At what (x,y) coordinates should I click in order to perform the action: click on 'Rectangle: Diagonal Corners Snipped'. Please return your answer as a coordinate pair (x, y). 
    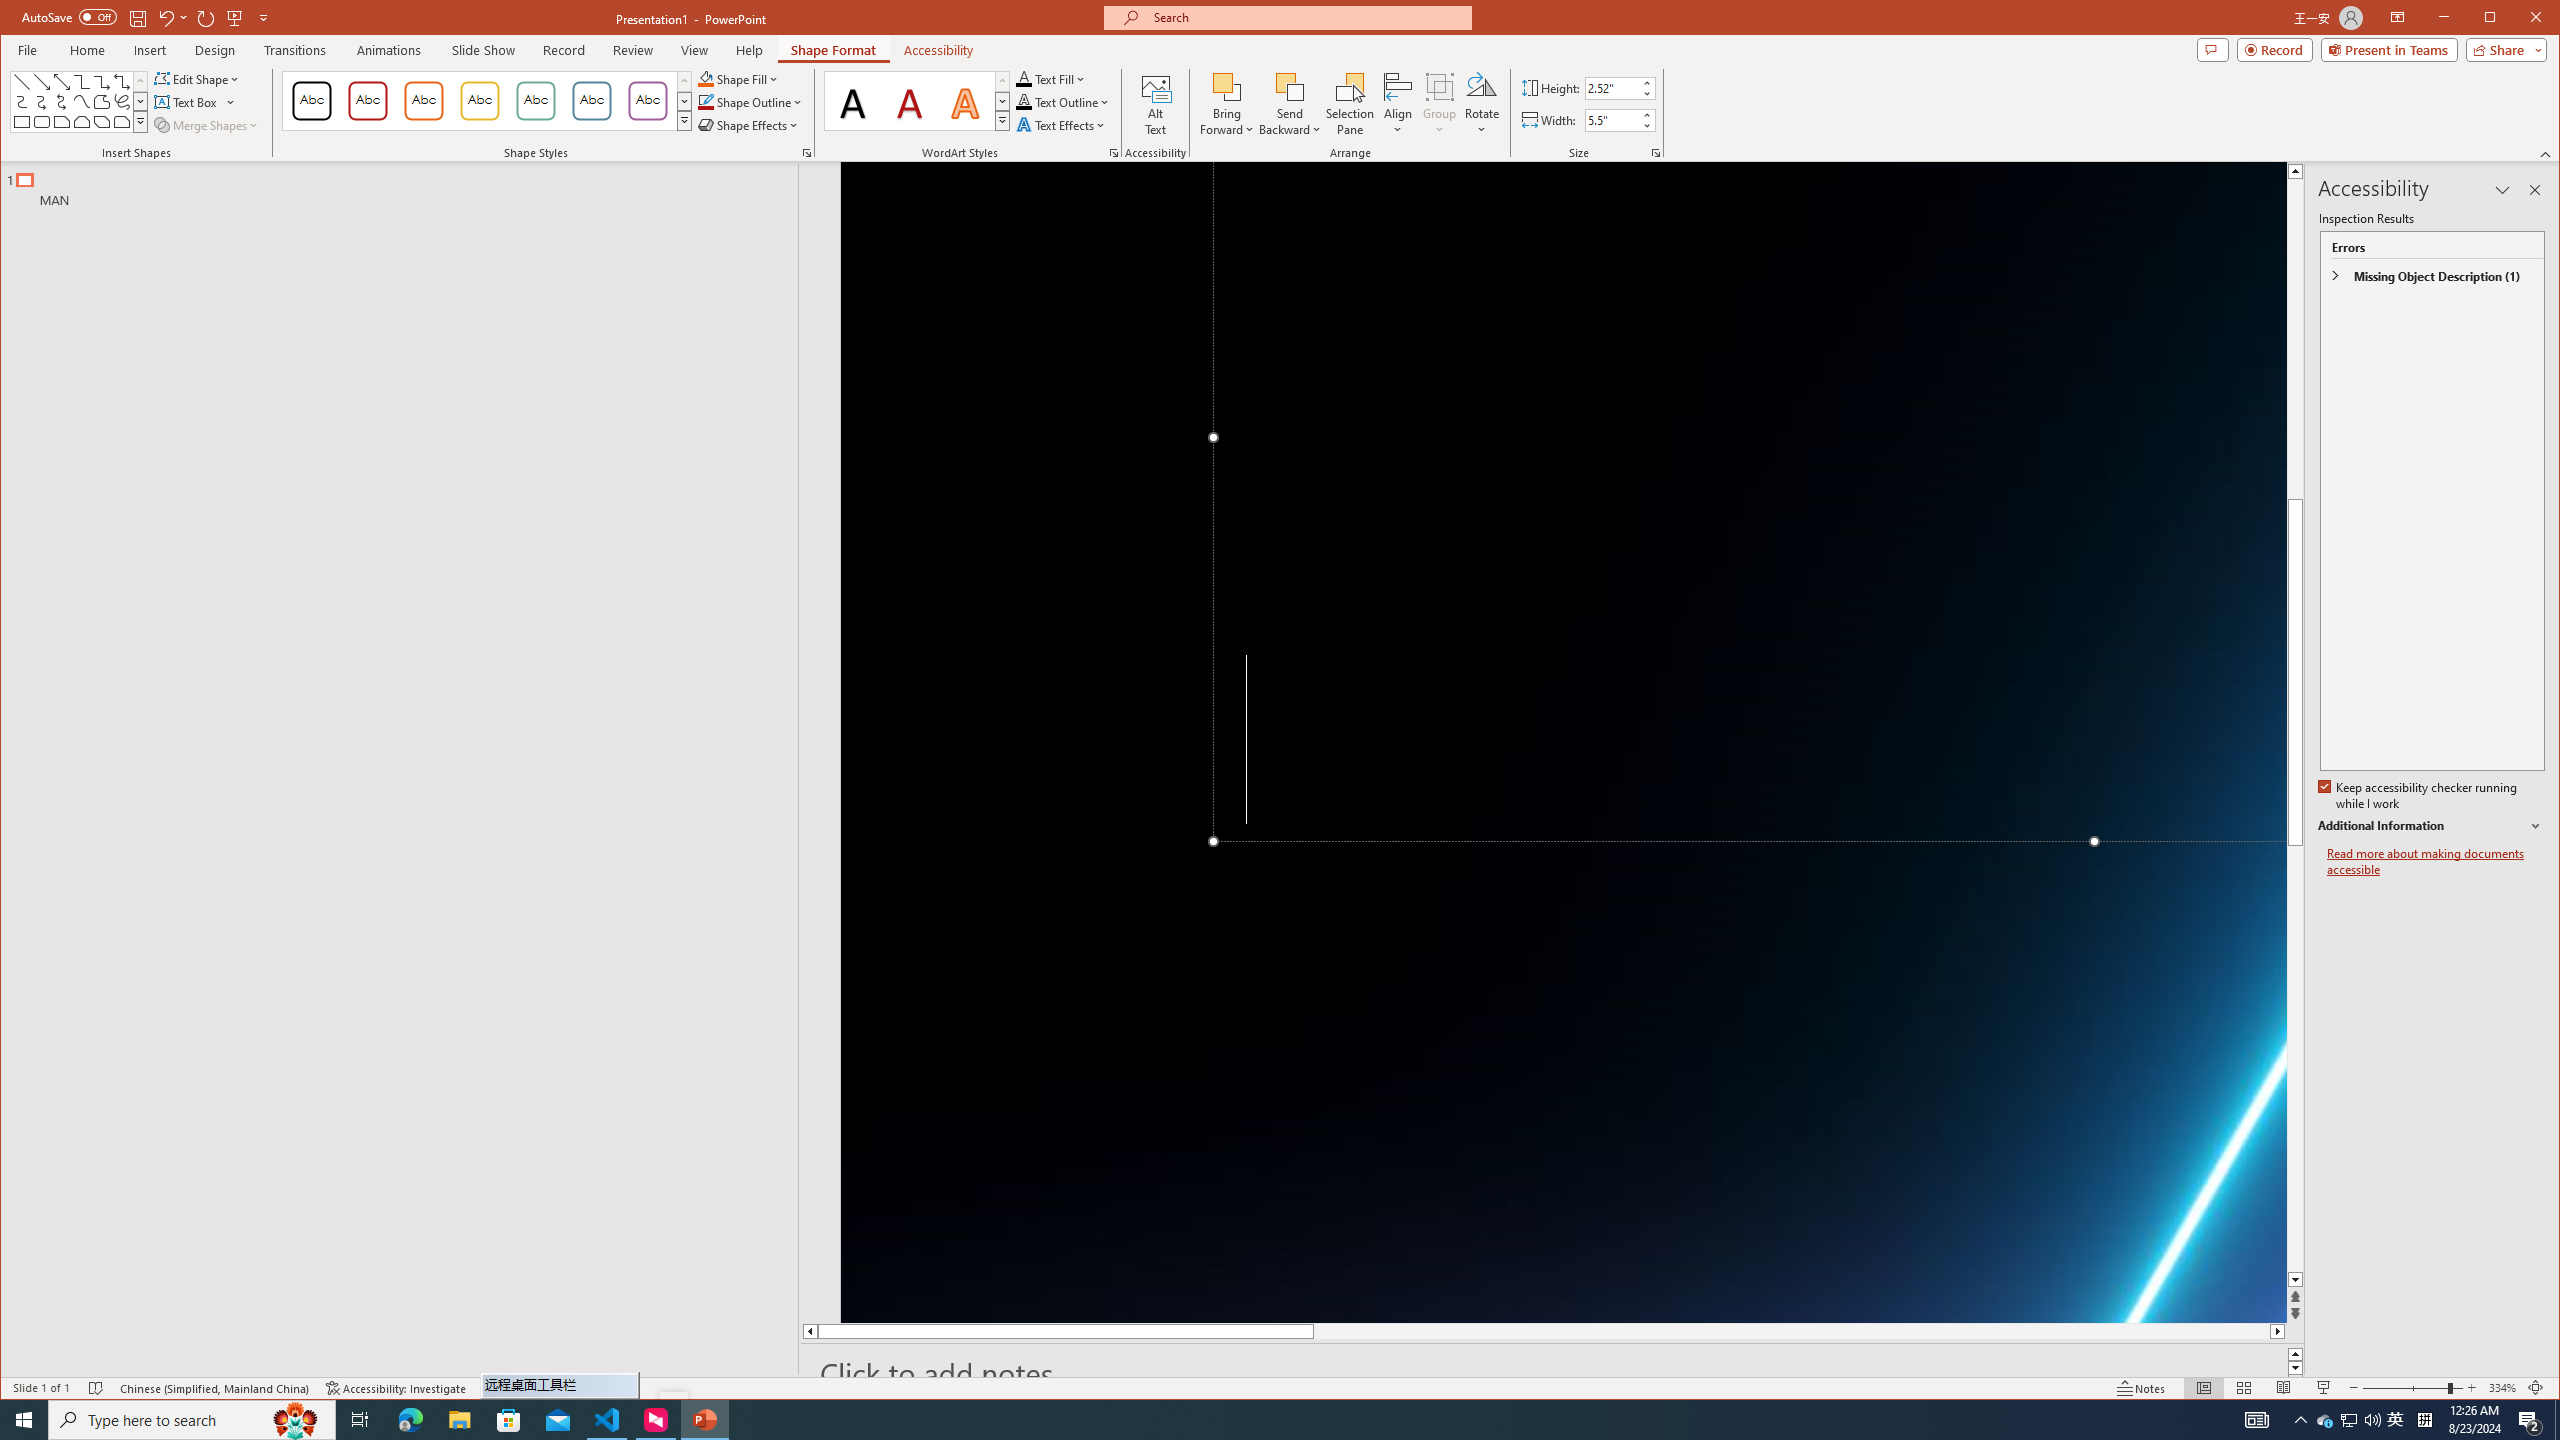
    Looking at the image, I should click on (101, 122).